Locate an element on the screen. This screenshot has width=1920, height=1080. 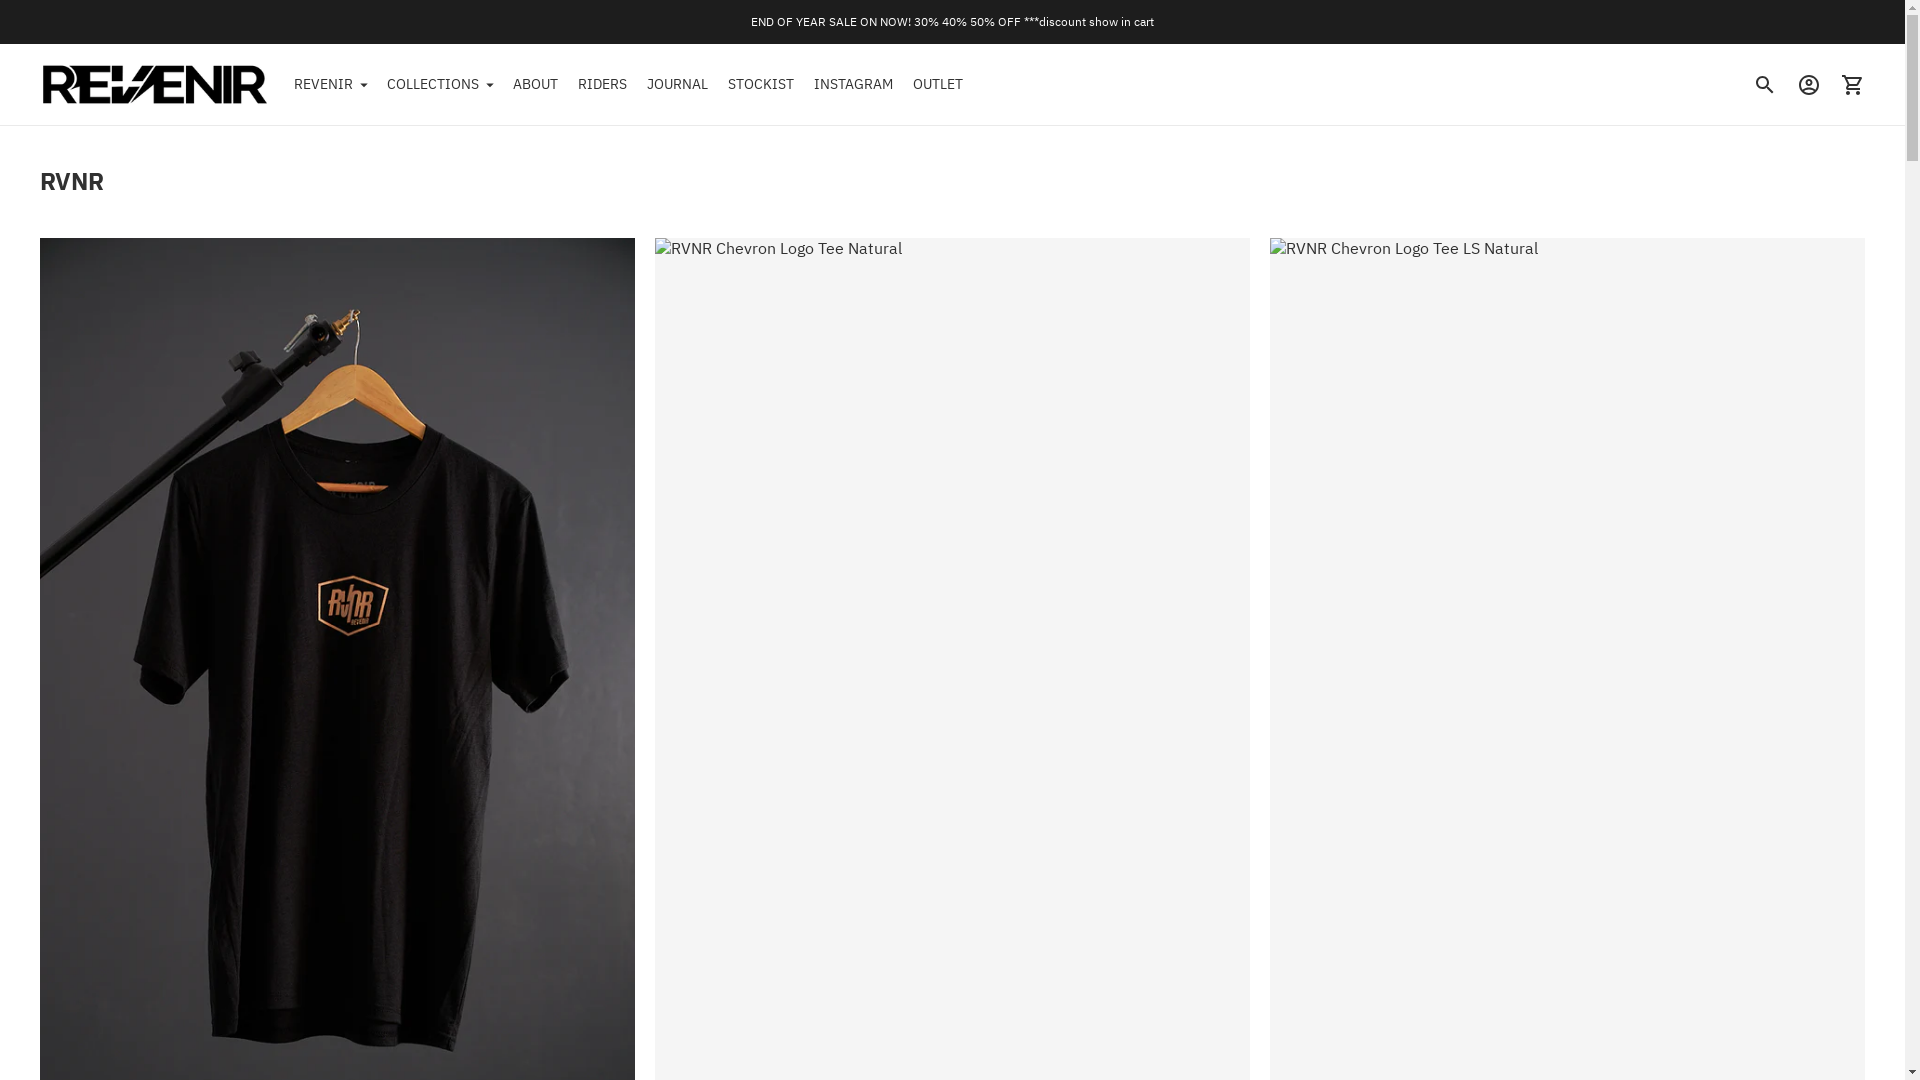
'COLLECTIONS' is located at coordinates (439, 83).